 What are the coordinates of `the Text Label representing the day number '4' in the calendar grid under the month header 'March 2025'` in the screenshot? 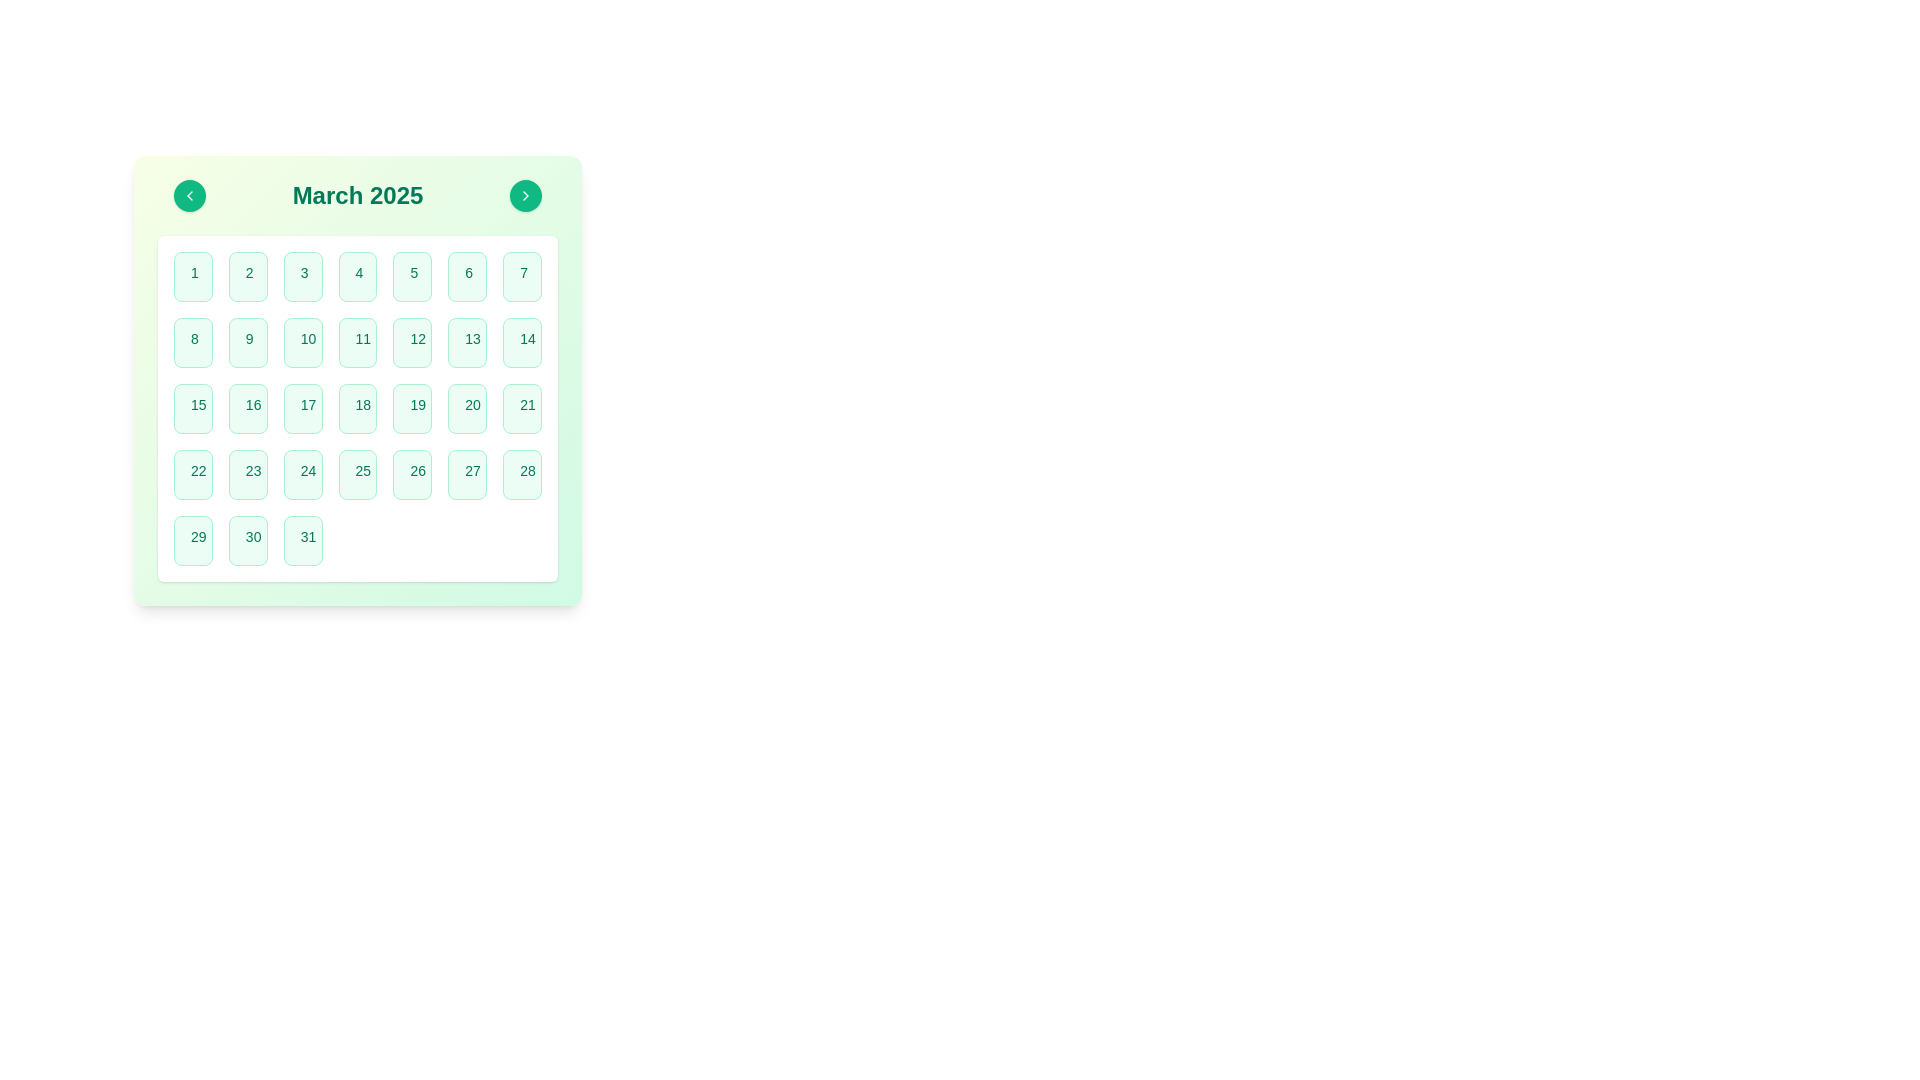 It's located at (359, 273).